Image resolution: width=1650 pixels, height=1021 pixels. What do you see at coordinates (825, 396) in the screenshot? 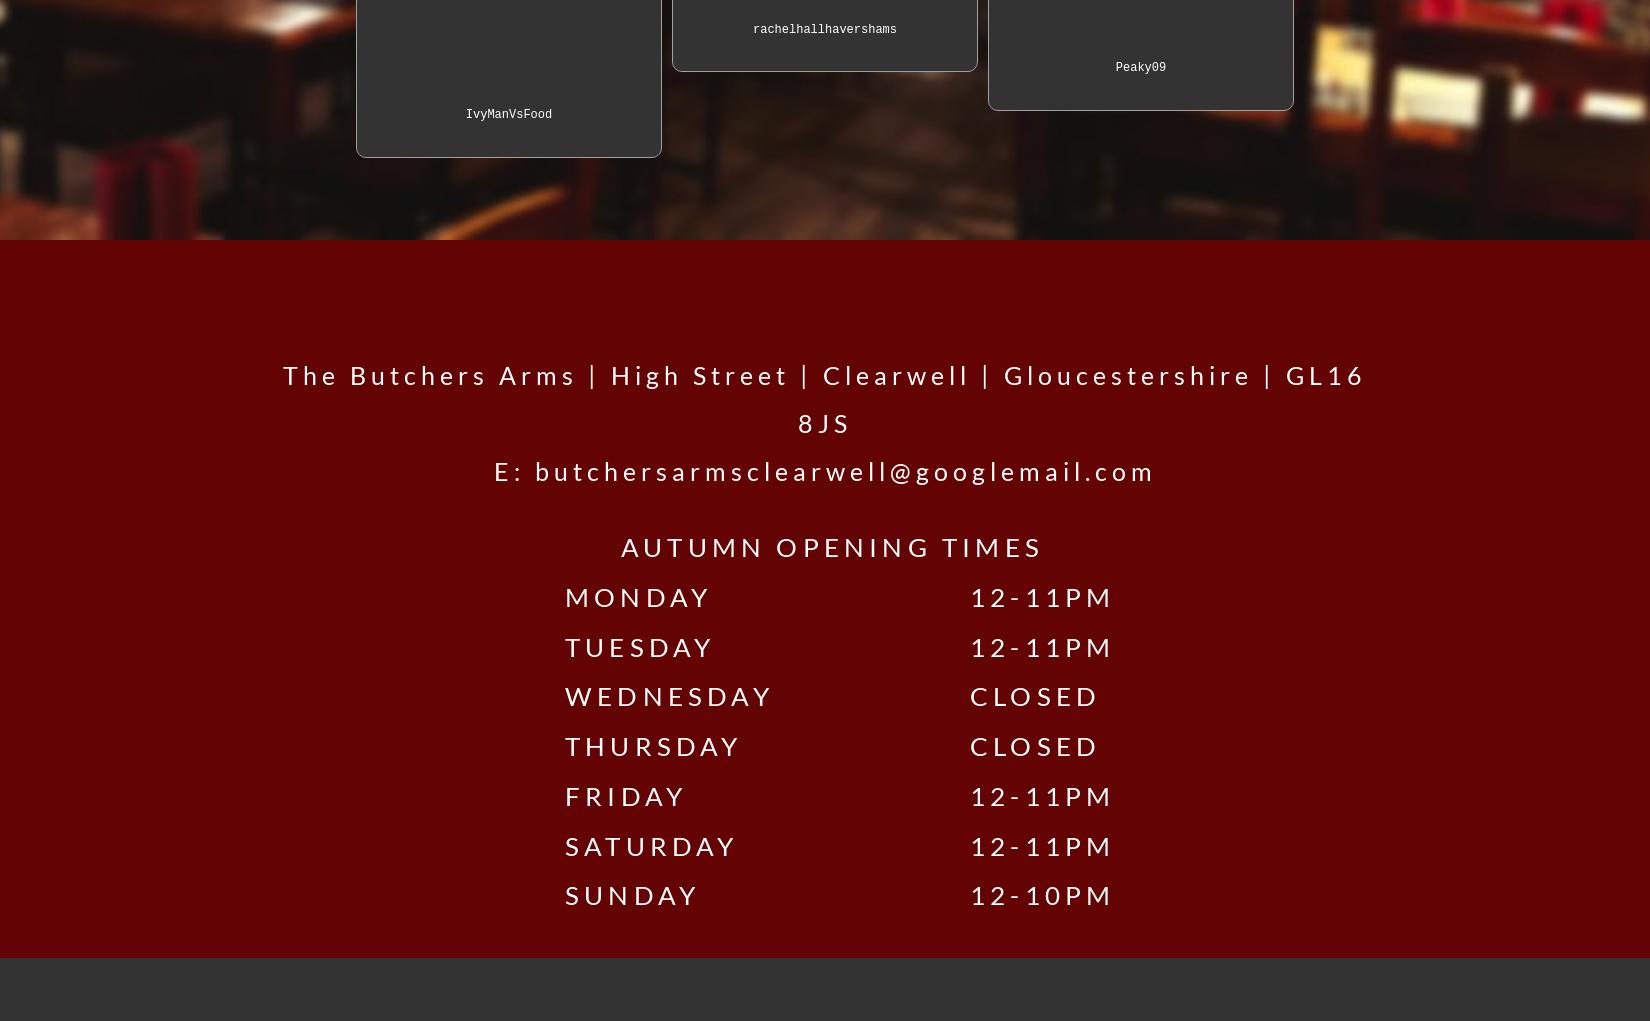
I see `'The Butchers Arms | High Street | Clearwell | Gloucestershire | GL16 8JS'` at bounding box center [825, 396].